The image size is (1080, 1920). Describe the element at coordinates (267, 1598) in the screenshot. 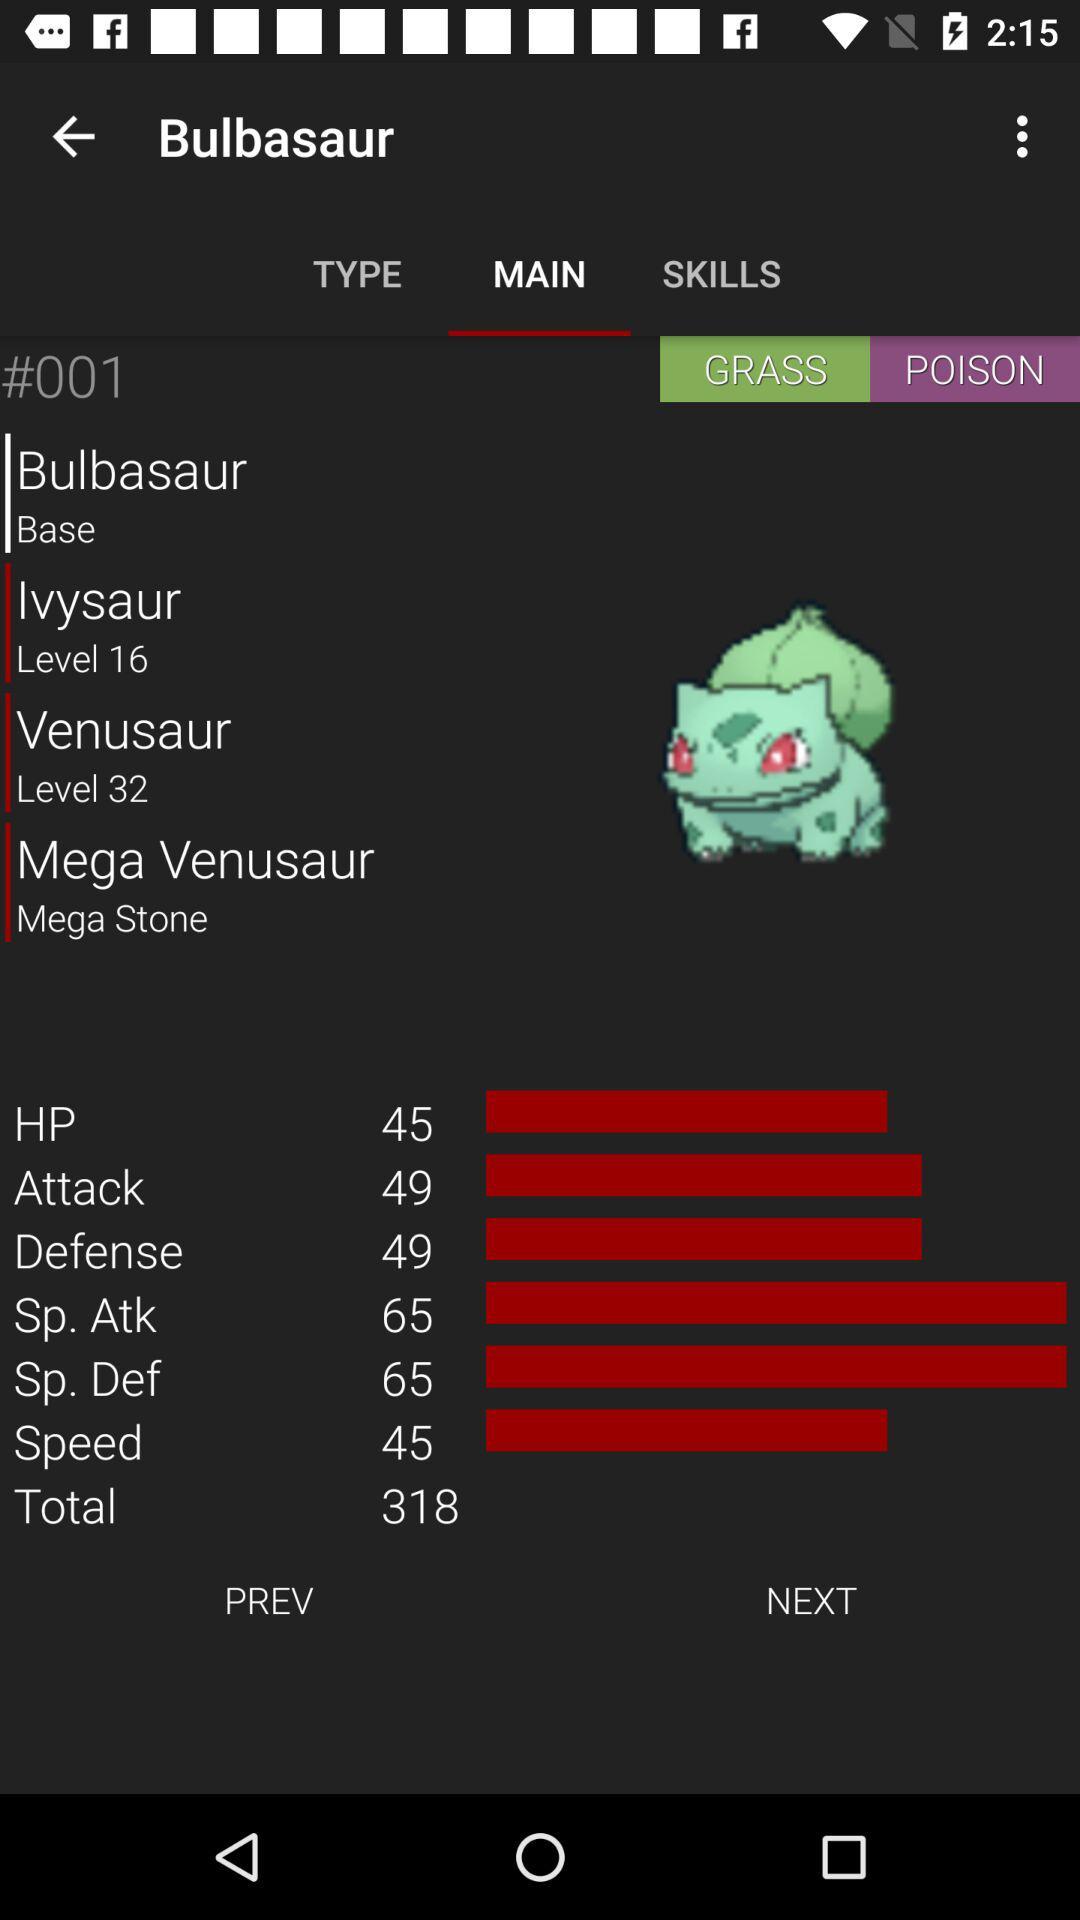

I see `icon below total` at that location.